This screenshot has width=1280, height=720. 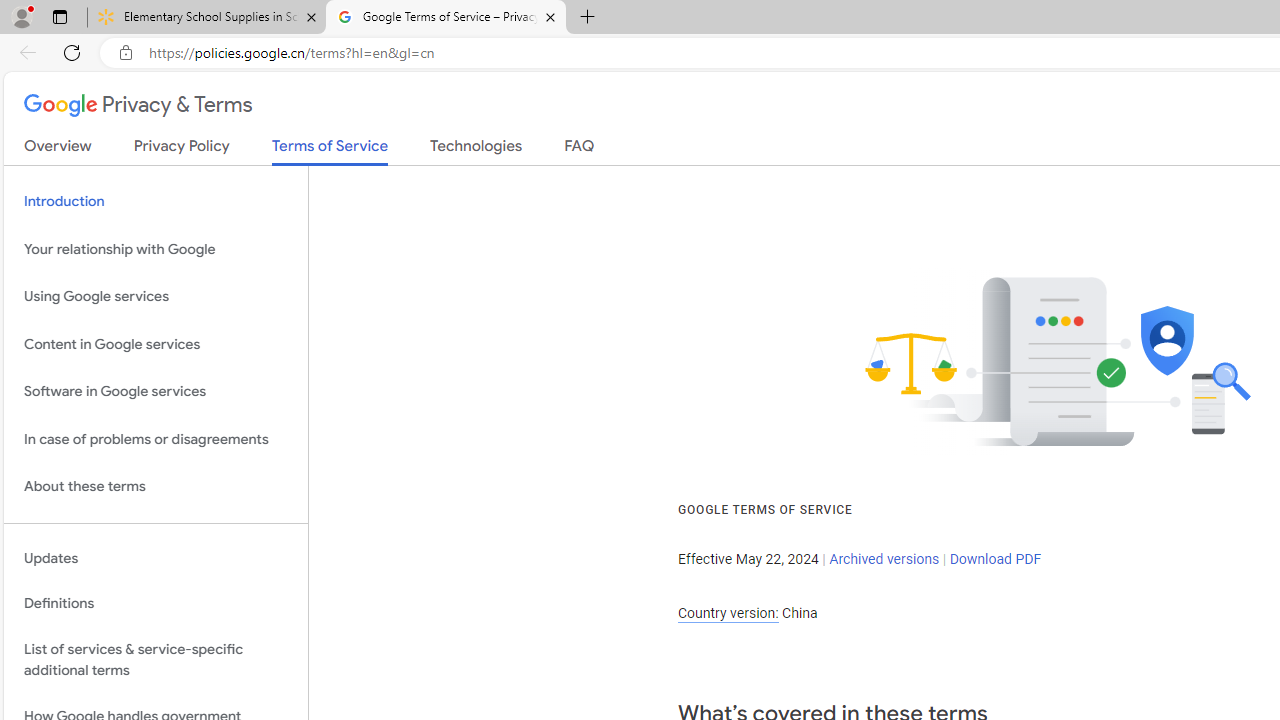 What do you see at coordinates (155, 392) in the screenshot?
I see `'Software in Google services'` at bounding box center [155, 392].